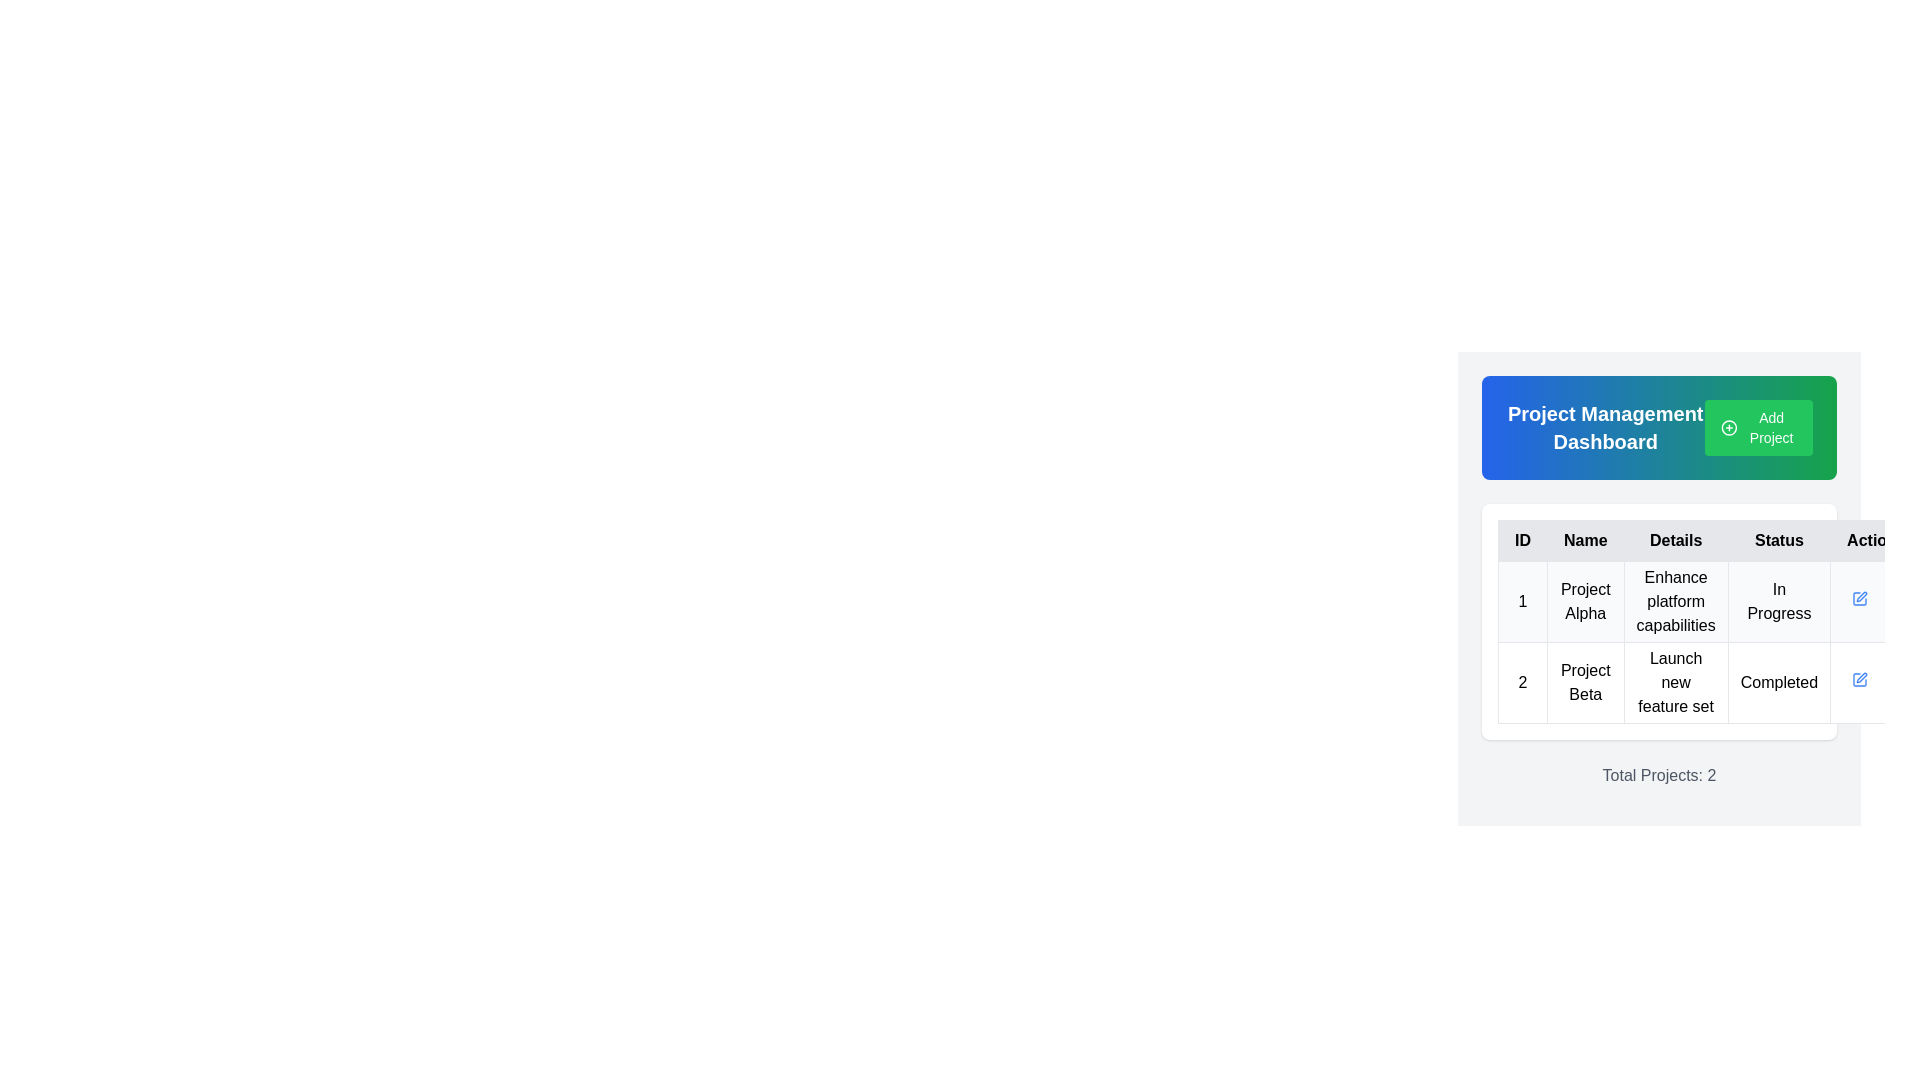 The height and width of the screenshot is (1080, 1920). Describe the element at coordinates (1584, 600) in the screenshot. I see `text content of the project name label located in the first row of the table under the 'Name' column, adjacent to the ID '1'` at that location.